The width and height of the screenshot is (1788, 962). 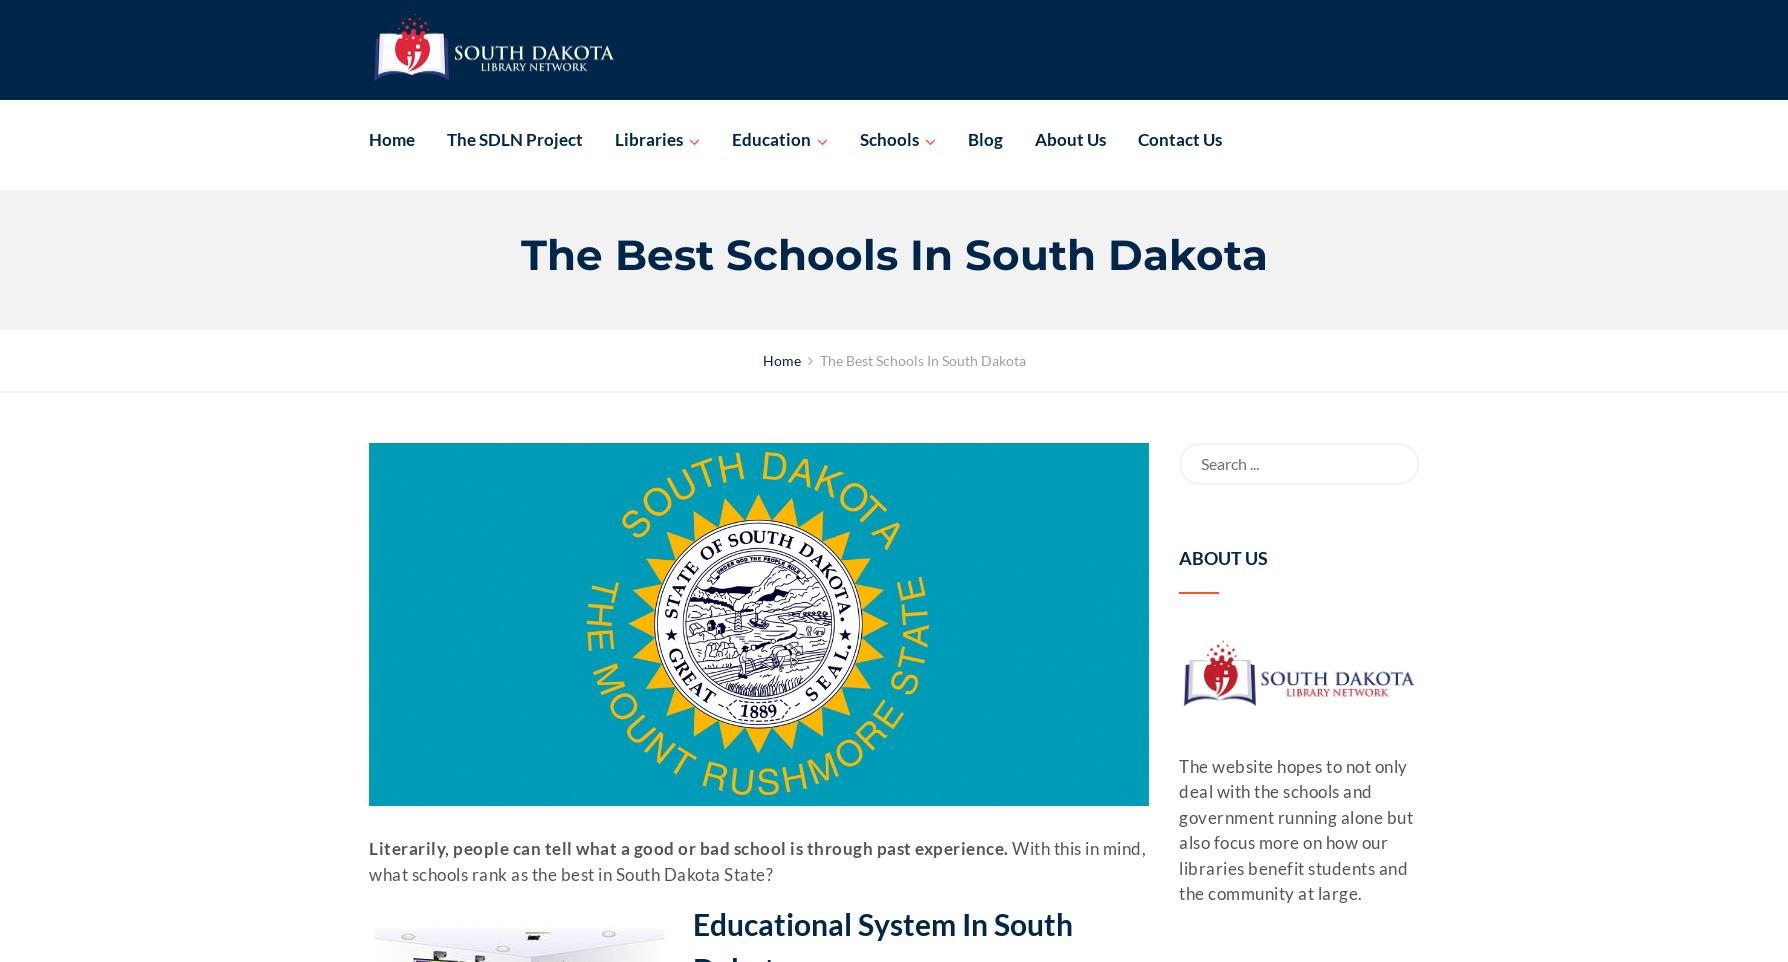 I want to click on 'Literarily, people can tell what a good or bad school is through past experience.', so click(x=687, y=848).